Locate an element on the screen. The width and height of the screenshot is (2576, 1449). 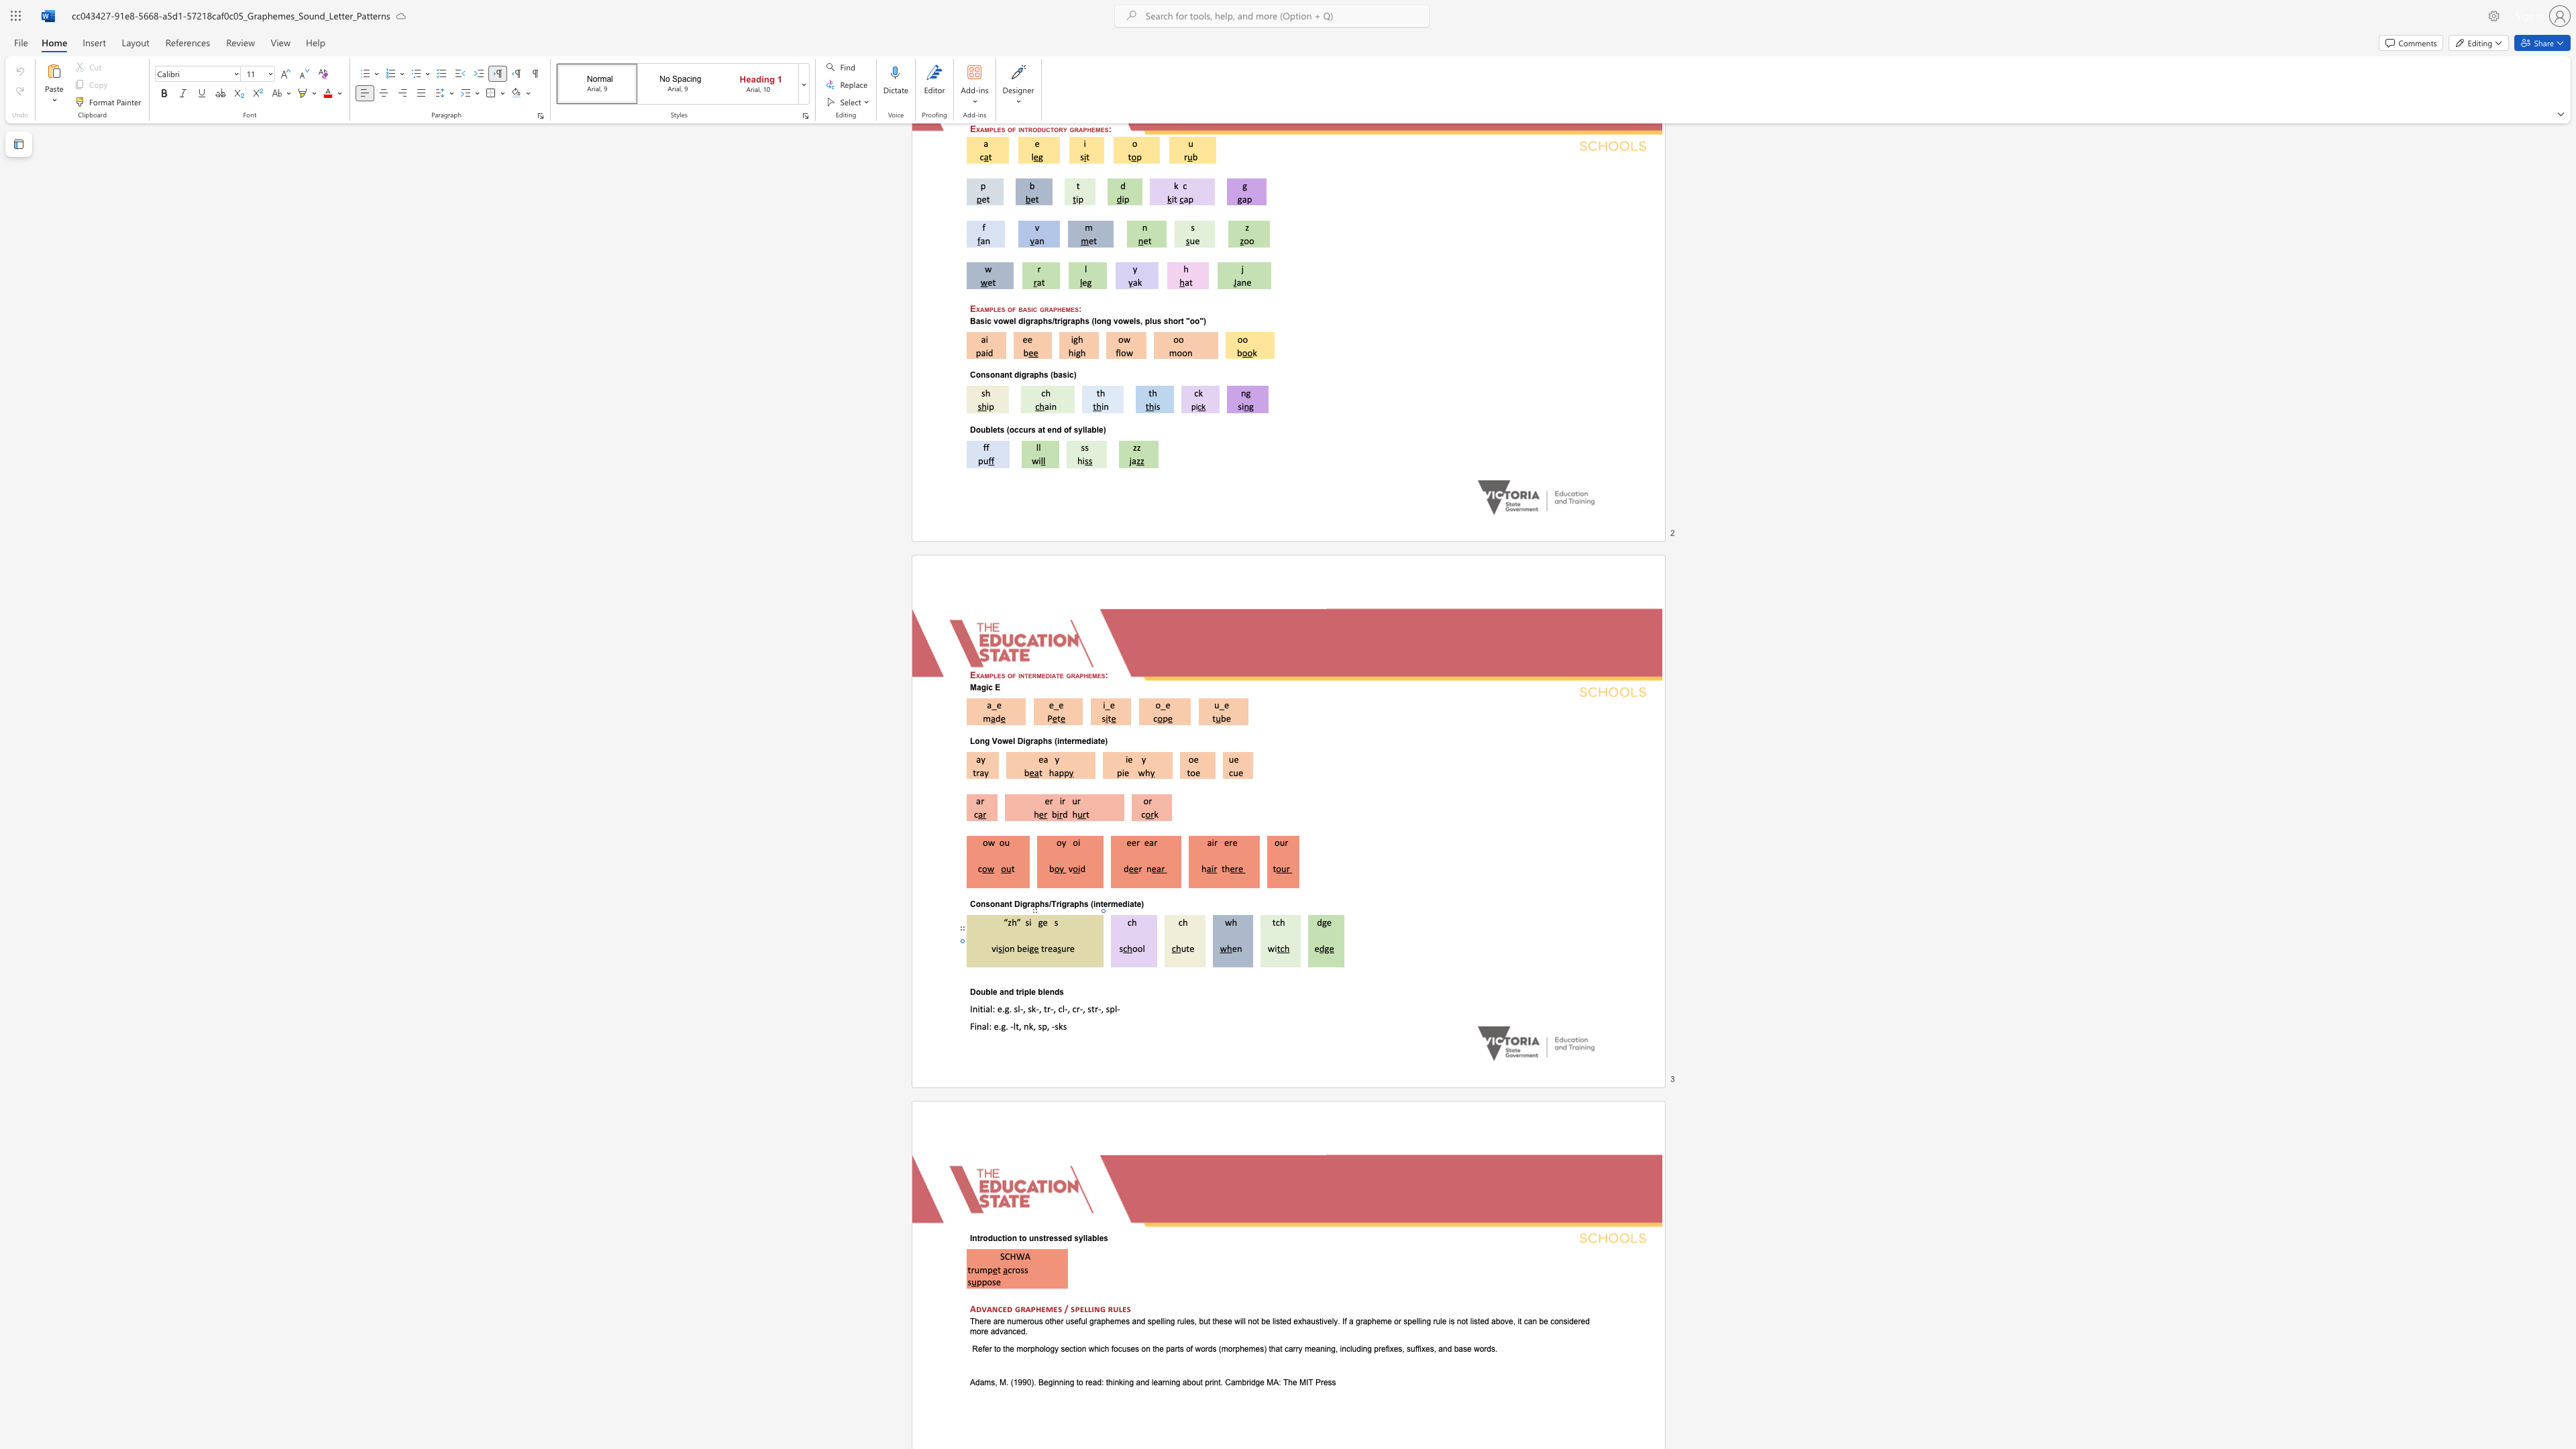
the space between the continuous character "a" and "l" in the text is located at coordinates (985, 1026).